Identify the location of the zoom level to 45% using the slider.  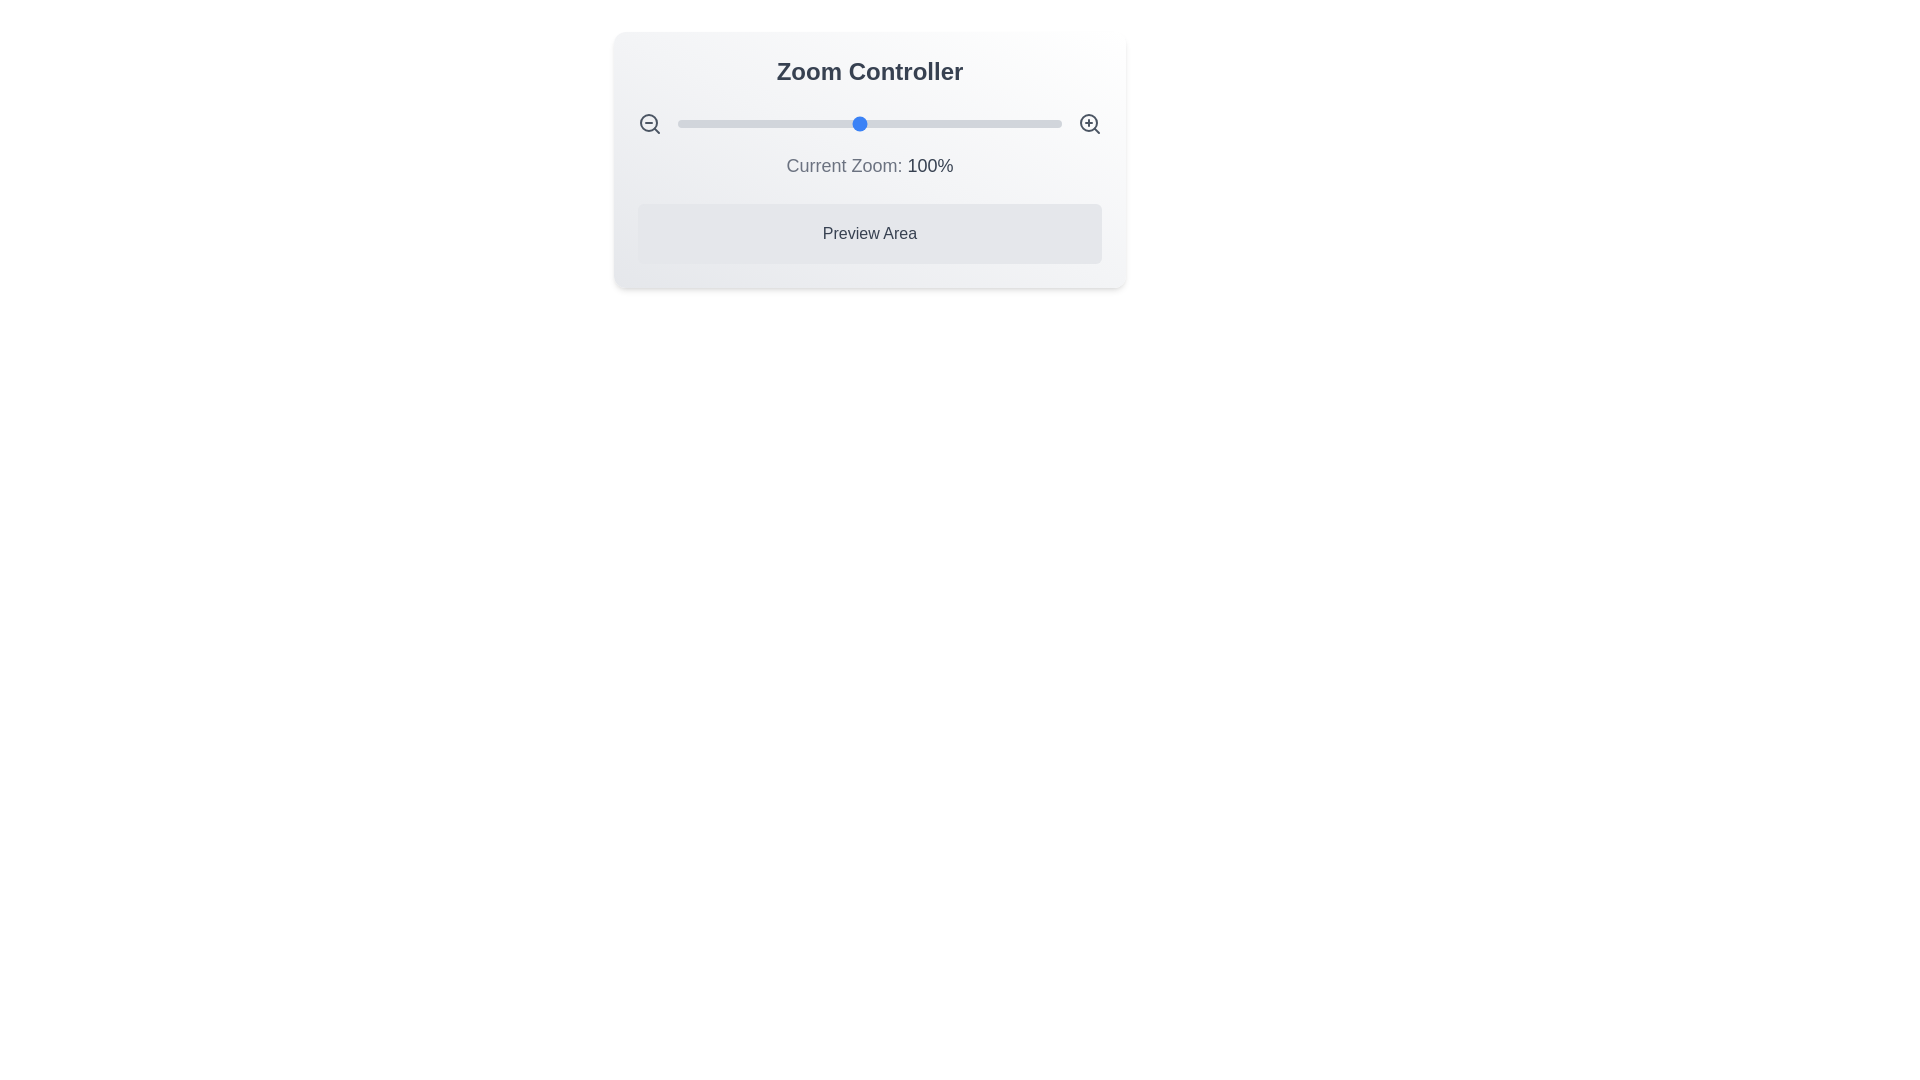
(747, 123).